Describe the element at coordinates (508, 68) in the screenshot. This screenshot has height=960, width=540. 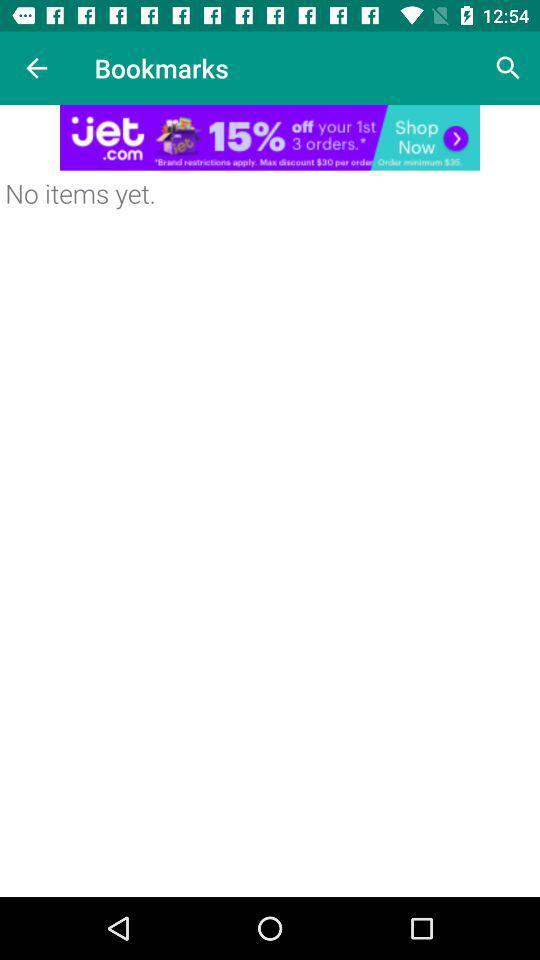
I see `search` at that location.